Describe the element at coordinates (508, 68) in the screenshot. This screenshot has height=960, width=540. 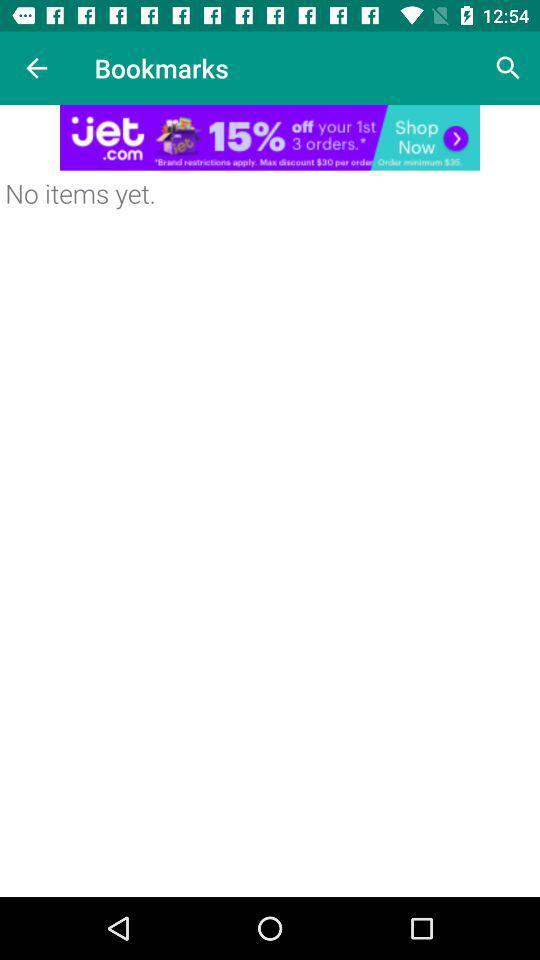
I see `search` at that location.